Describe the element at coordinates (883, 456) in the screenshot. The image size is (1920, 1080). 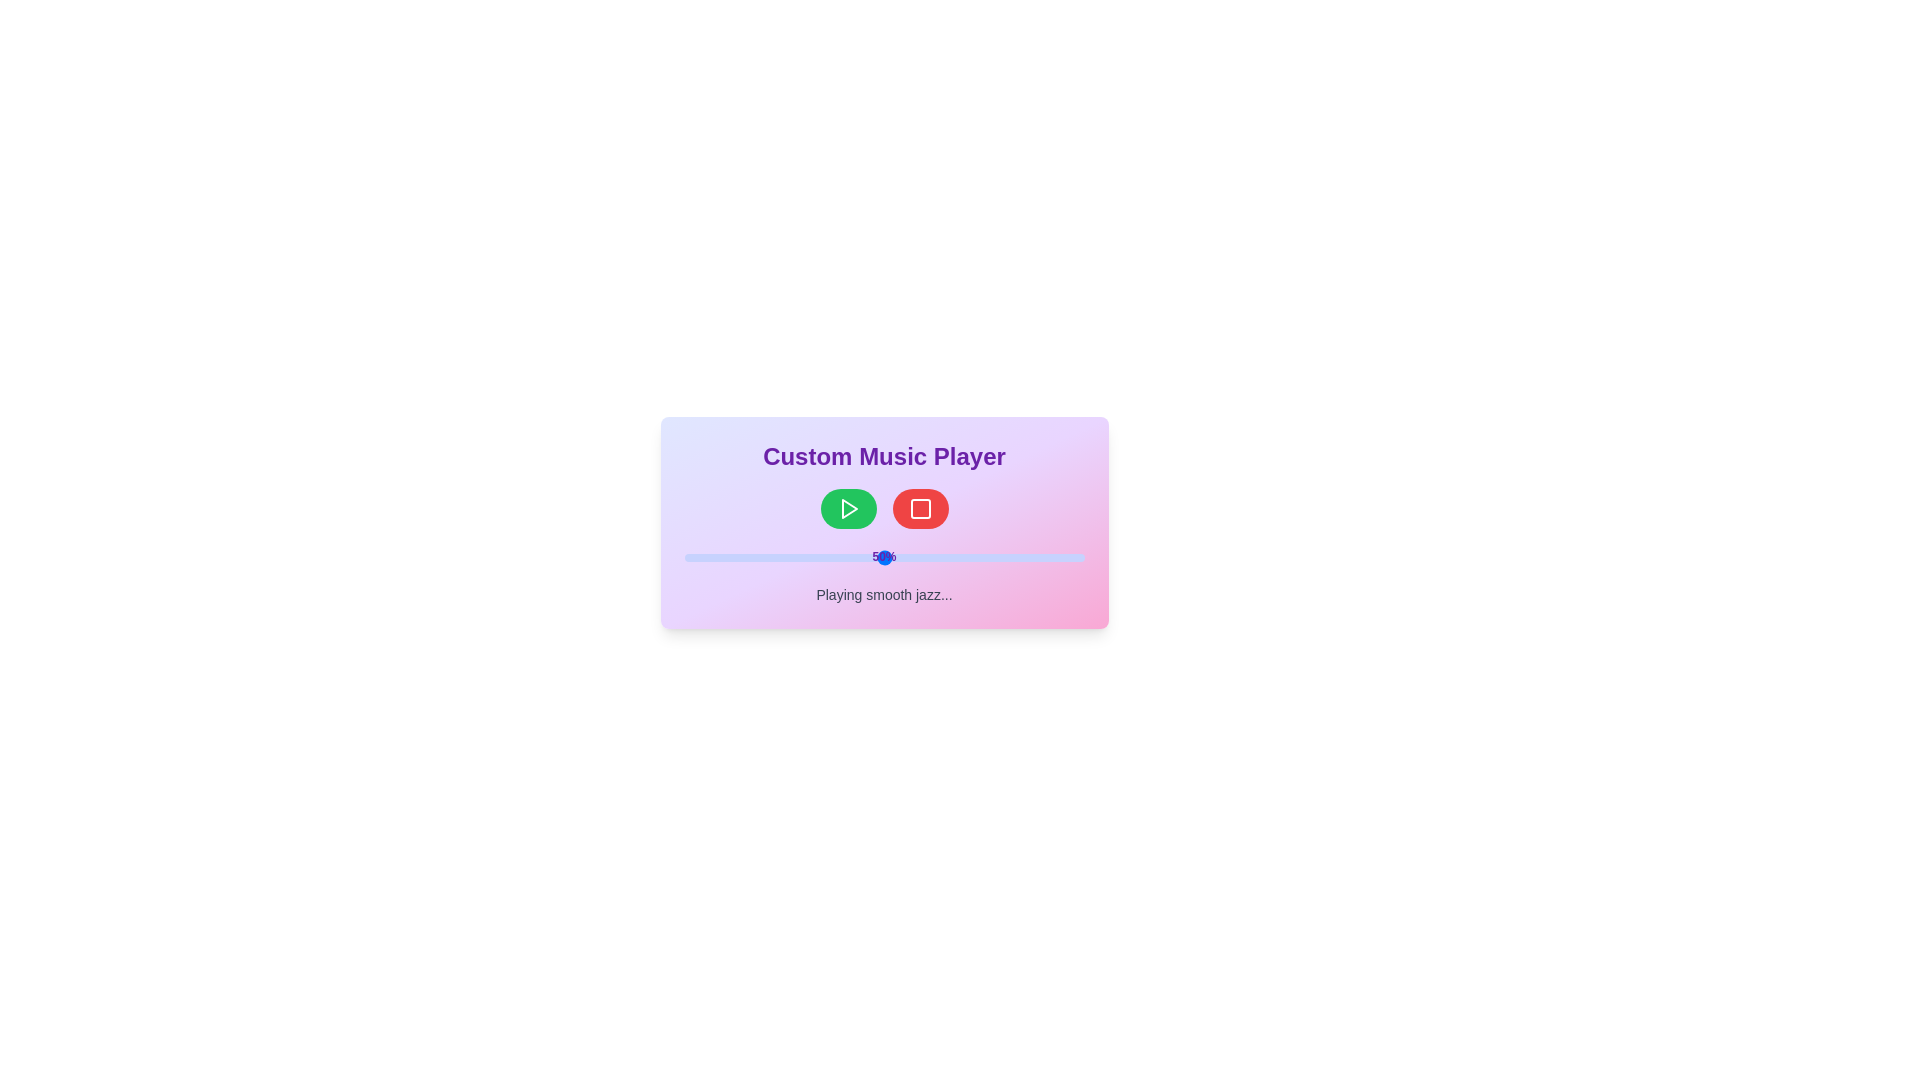
I see `the 'Custom Music Player' text header which is a prominently displayed element at the top of a card interface` at that location.